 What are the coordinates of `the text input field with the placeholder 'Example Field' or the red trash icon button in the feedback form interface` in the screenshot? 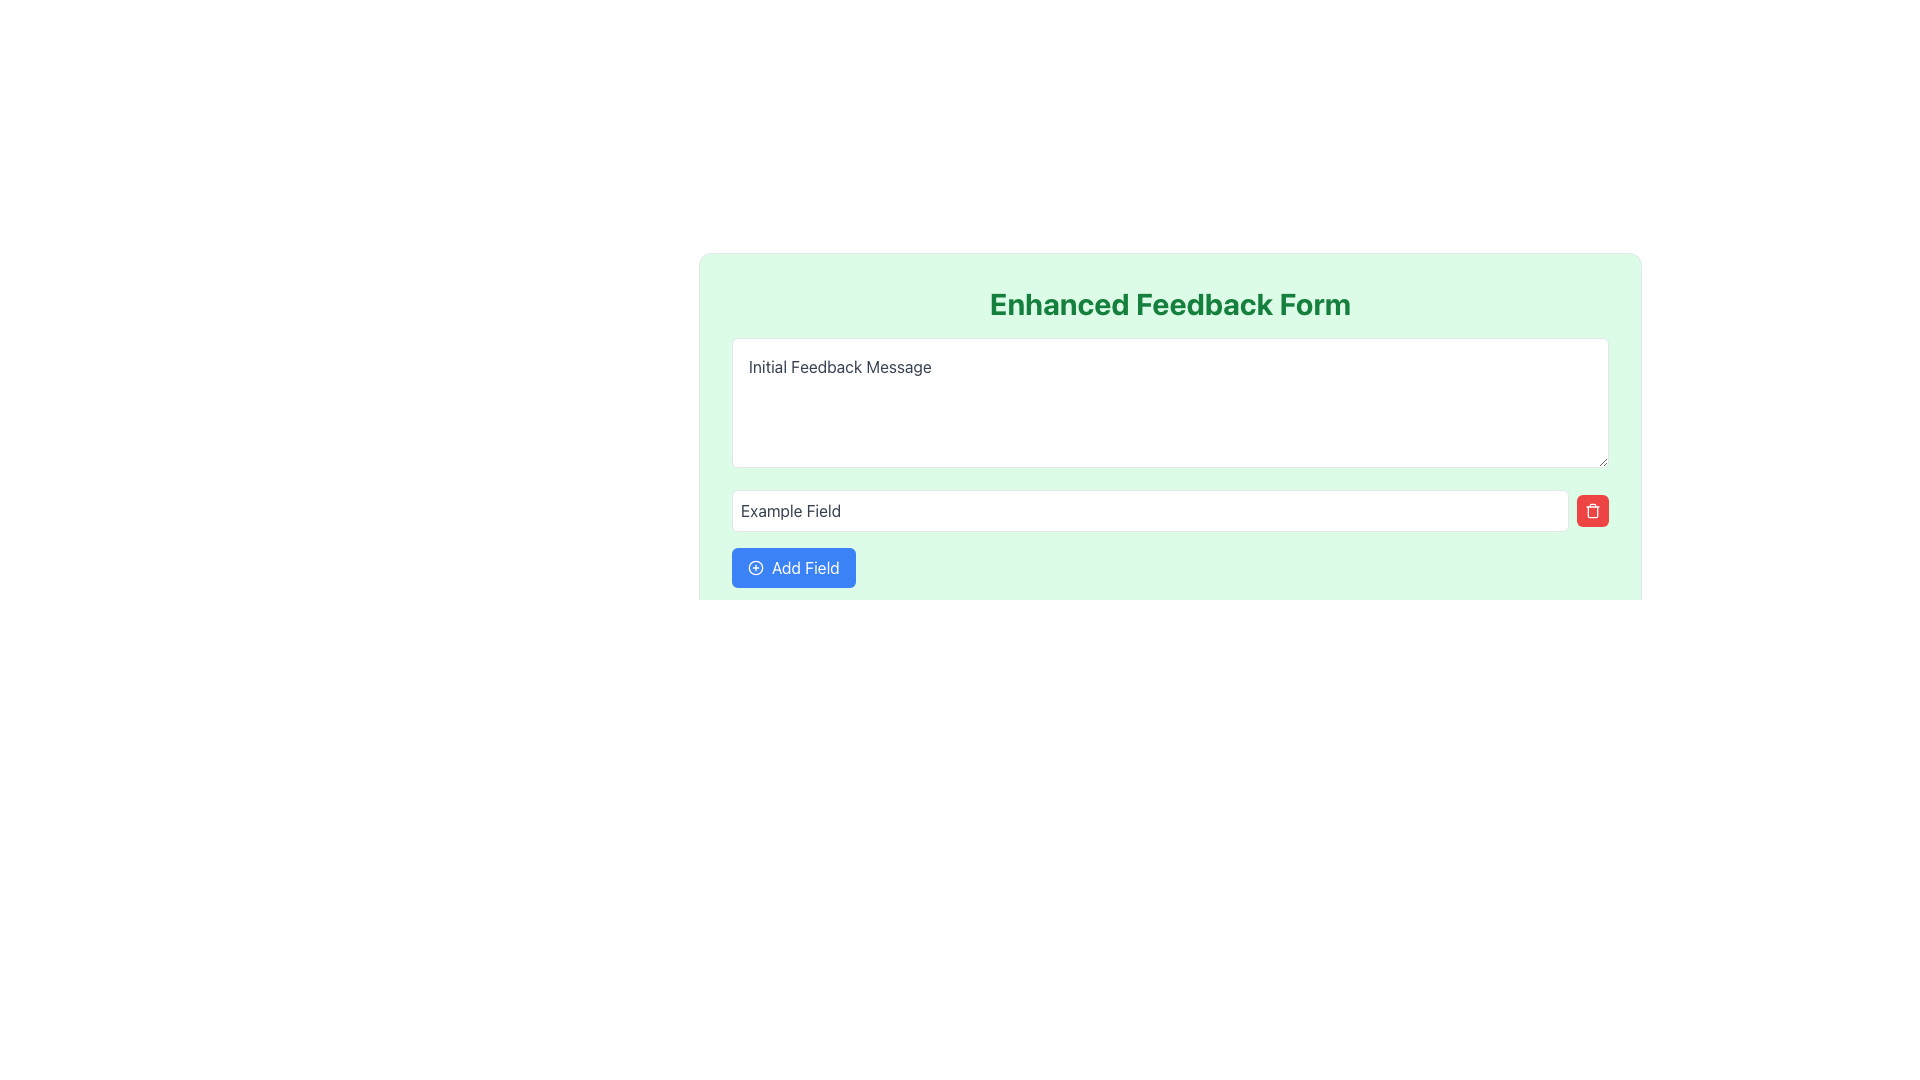 It's located at (1170, 509).